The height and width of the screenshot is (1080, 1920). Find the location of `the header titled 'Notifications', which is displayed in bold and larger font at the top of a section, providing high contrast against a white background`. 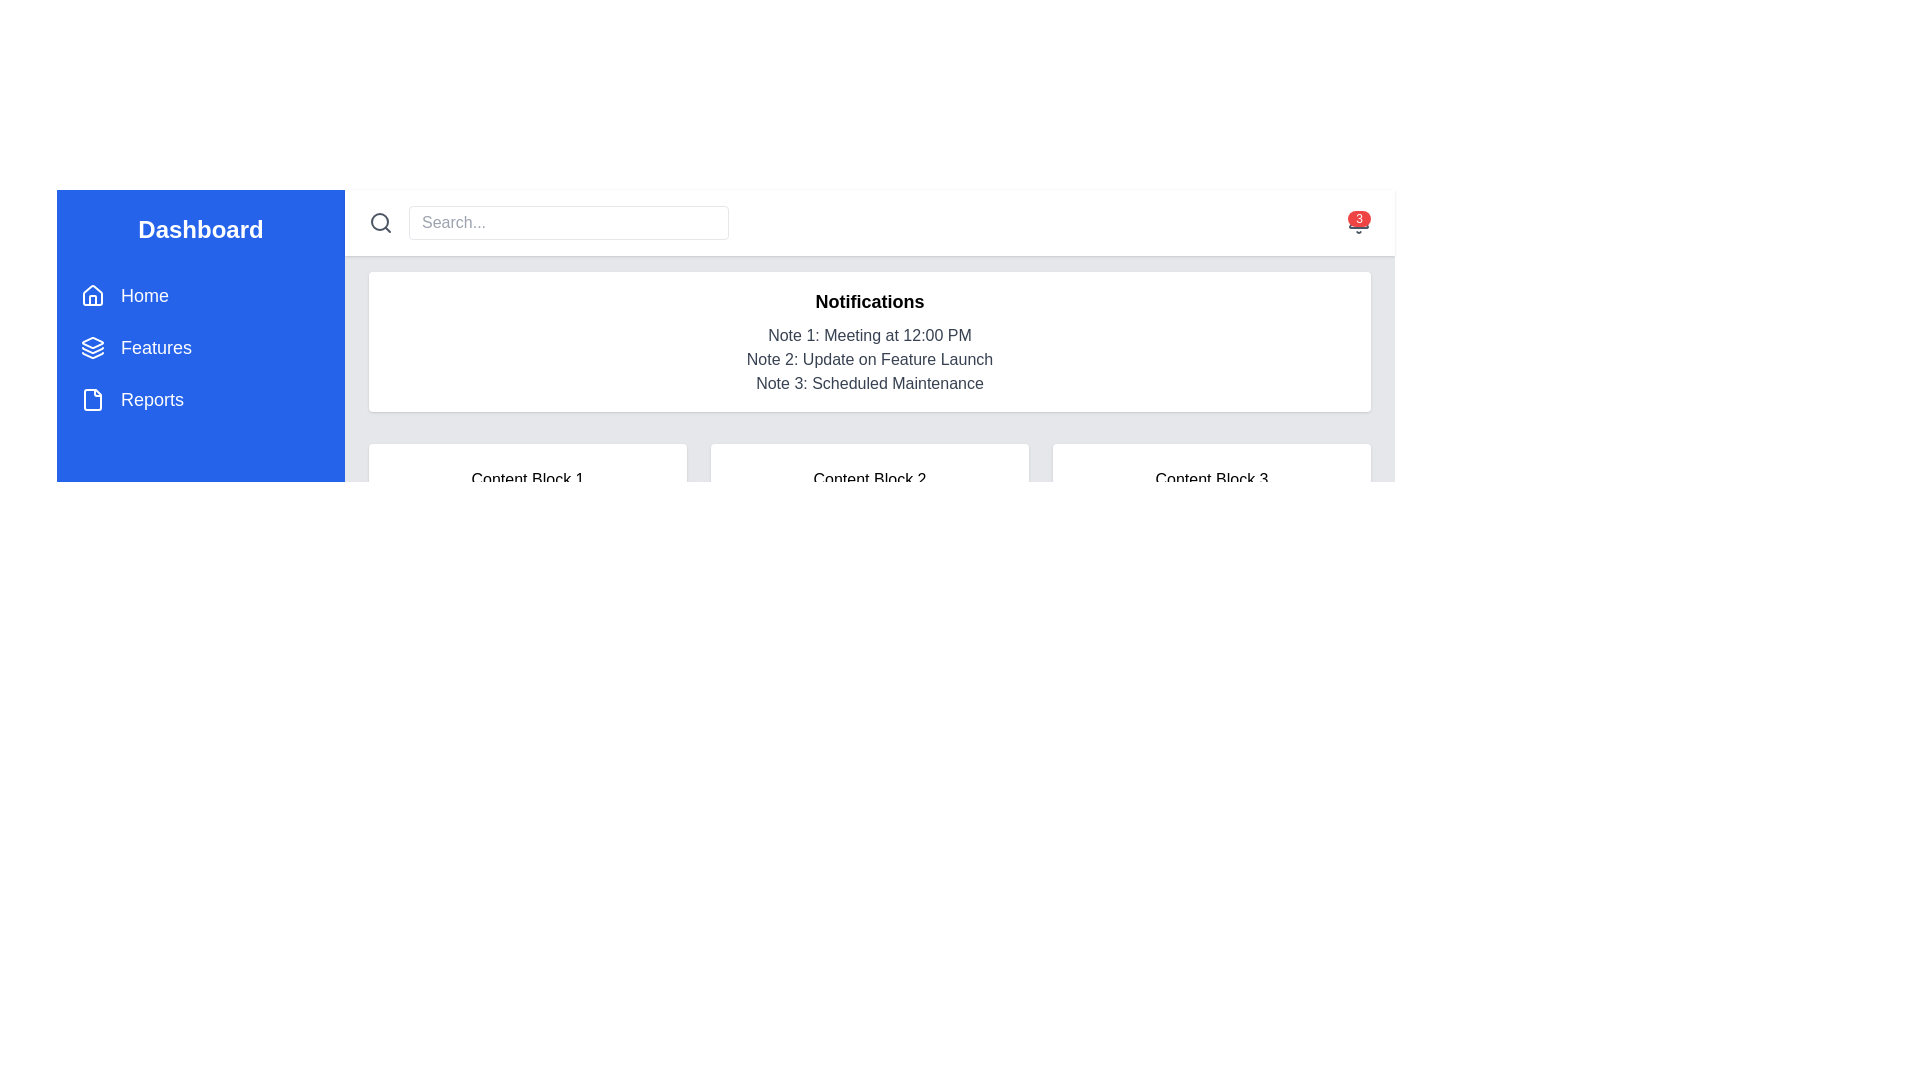

the header titled 'Notifications', which is displayed in bold and larger font at the top of a section, providing high contrast against a white background is located at coordinates (869, 301).